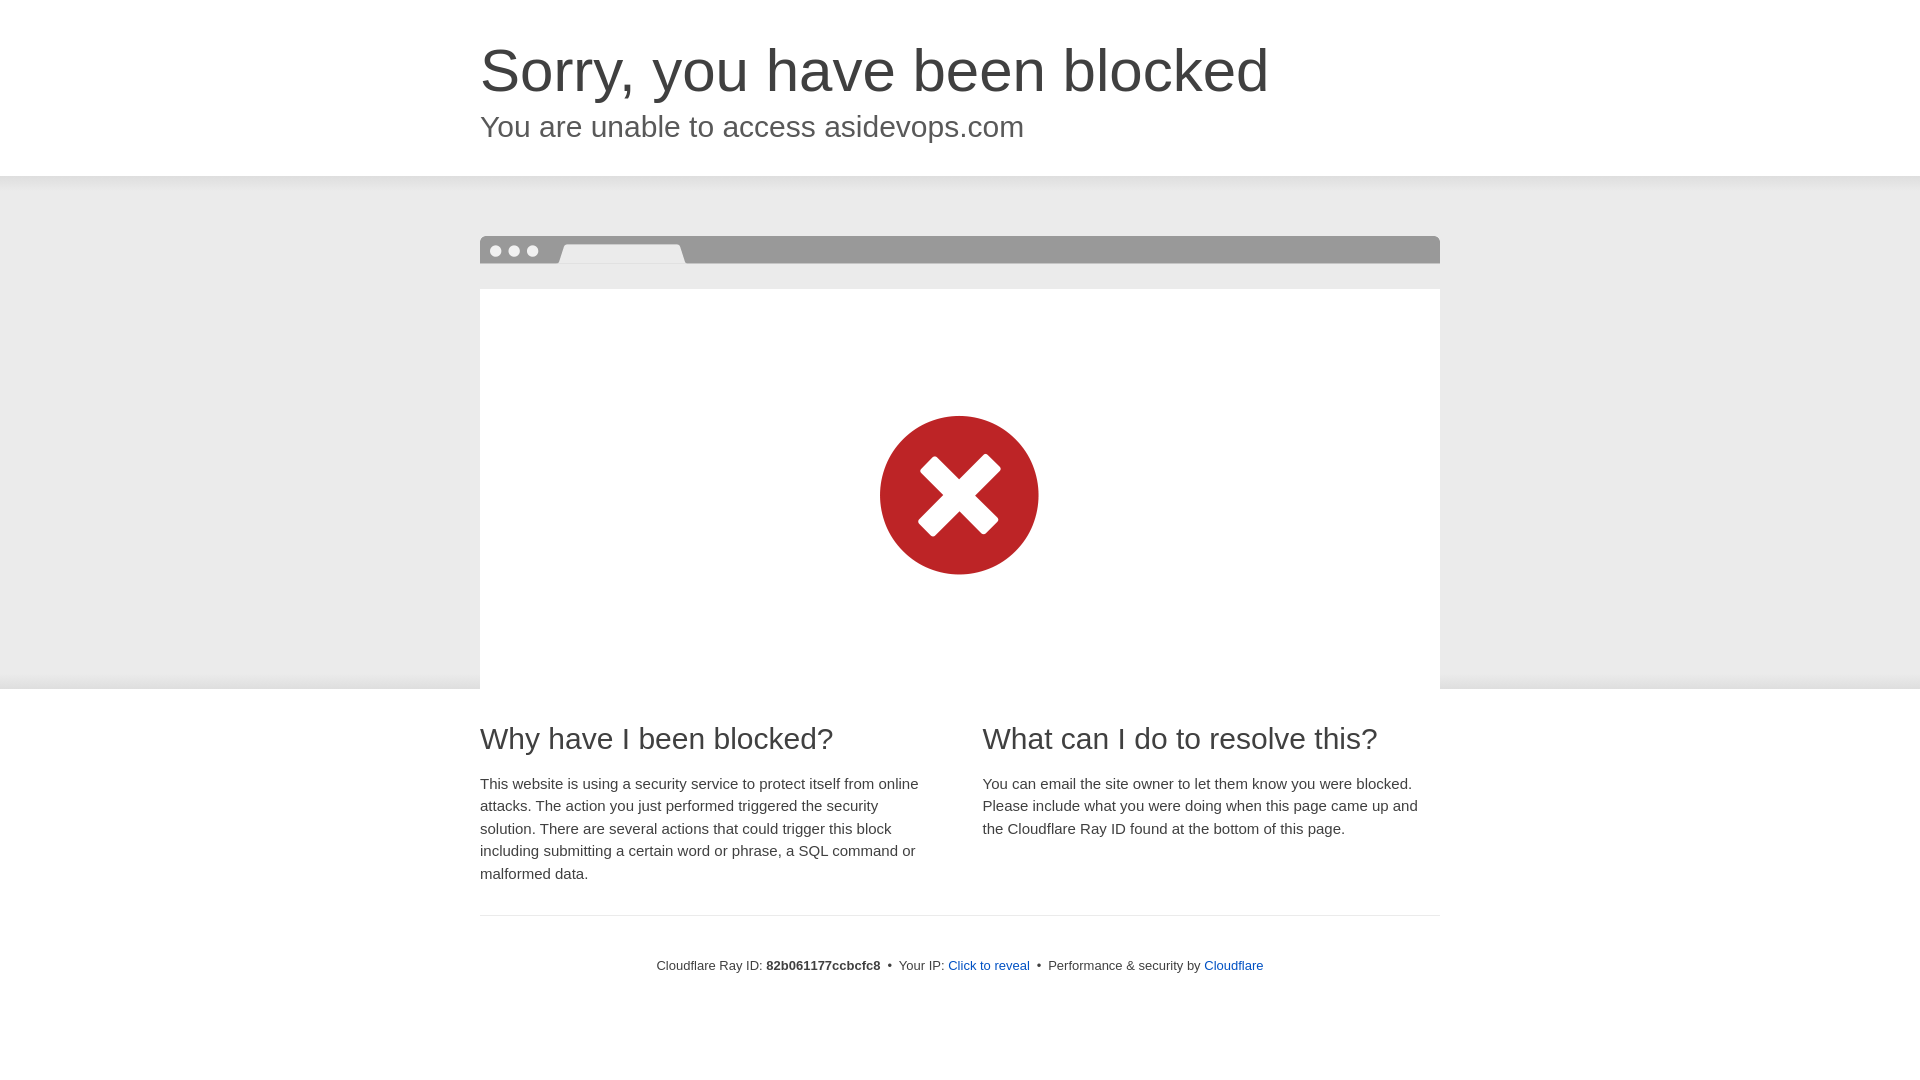 This screenshot has height=1080, width=1920. Describe the element at coordinates (1232, 964) in the screenshot. I see `'Cloudflare'` at that location.